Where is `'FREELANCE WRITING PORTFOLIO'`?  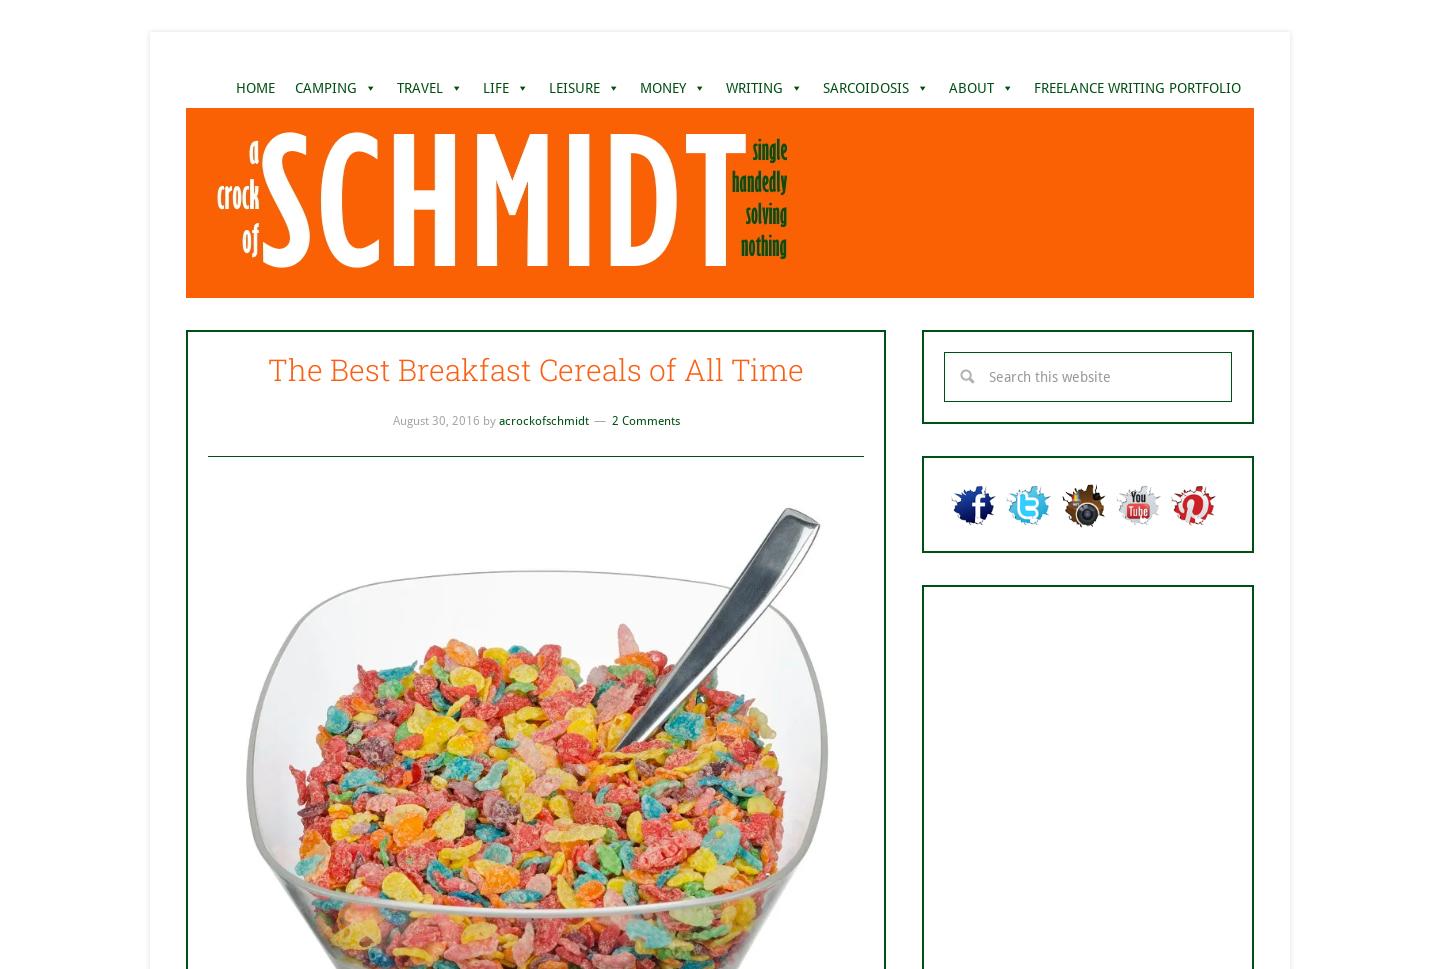 'FREELANCE WRITING PORTFOLIO' is located at coordinates (1136, 86).